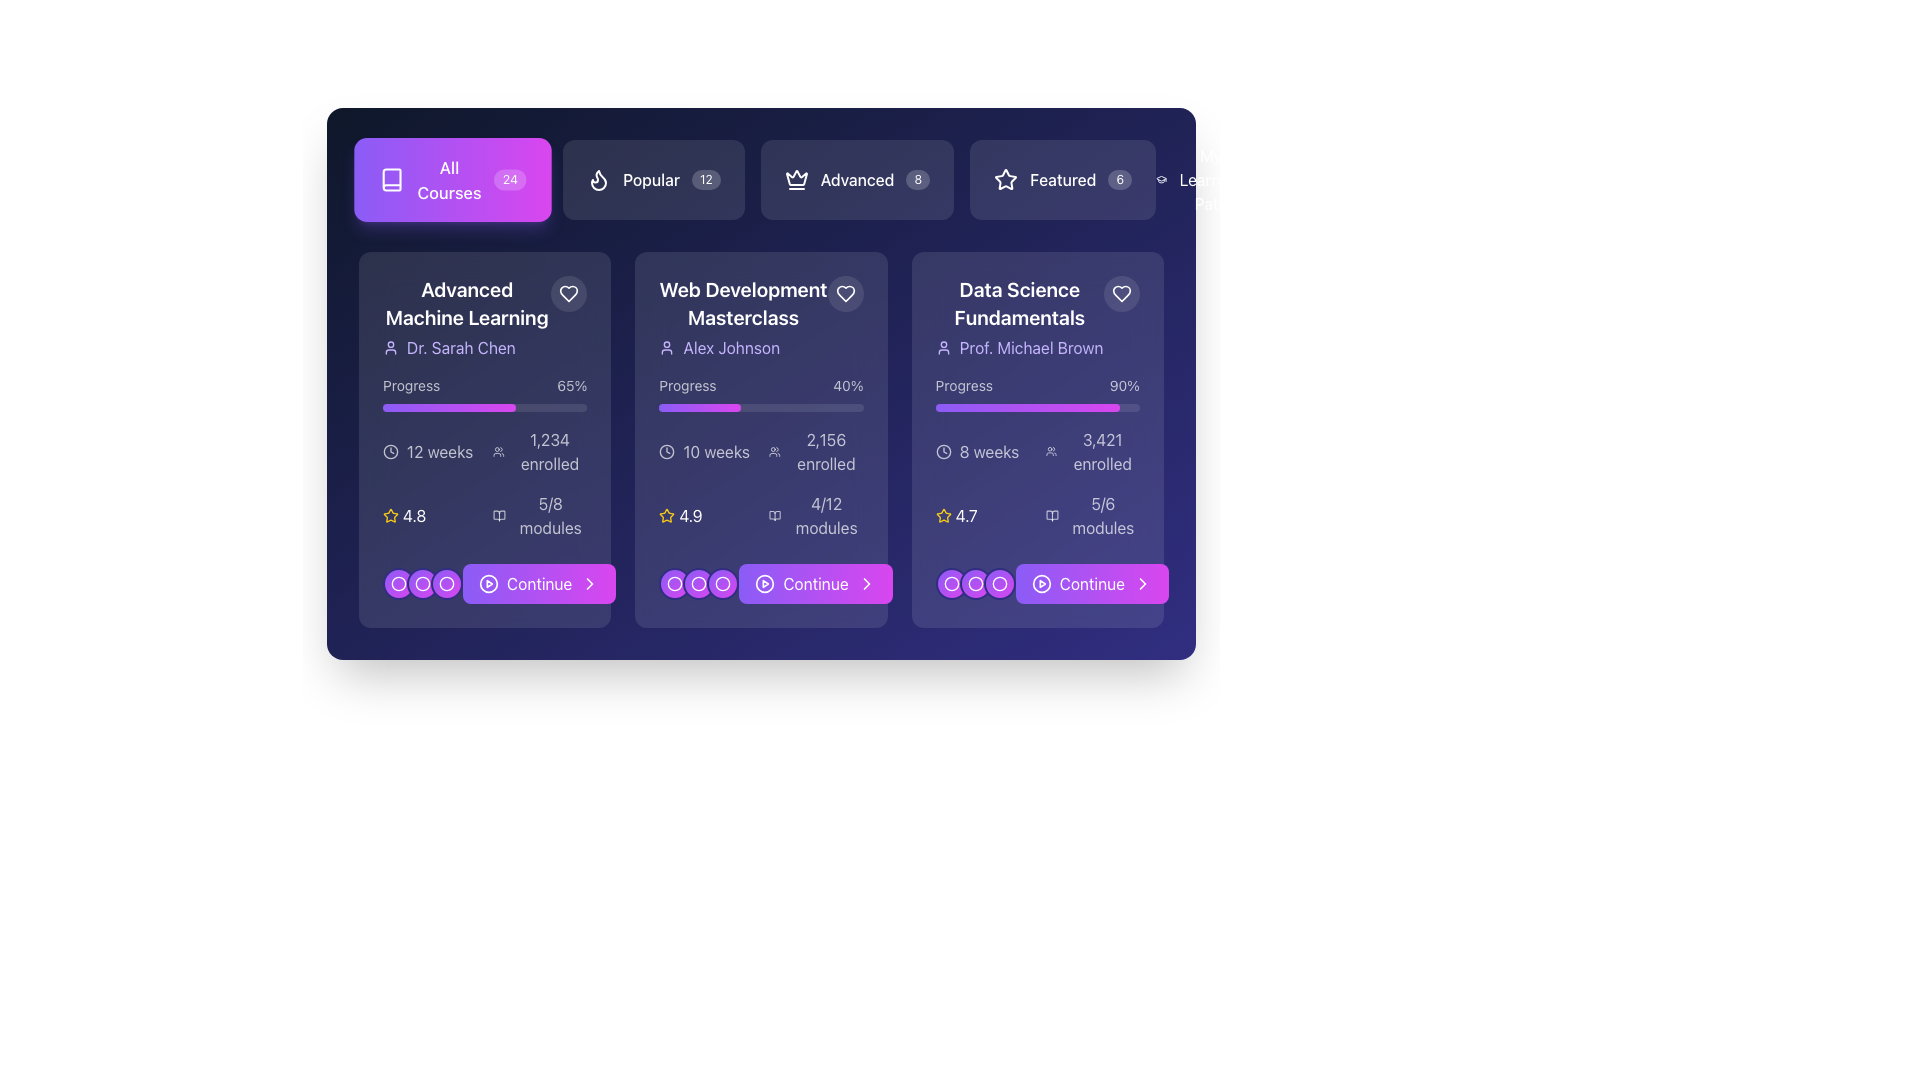 This screenshot has width=1920, height=1080. I want to click on the 'Web Development Masterclass' text block with icon element for accessibility purposes, so click(760, 316).